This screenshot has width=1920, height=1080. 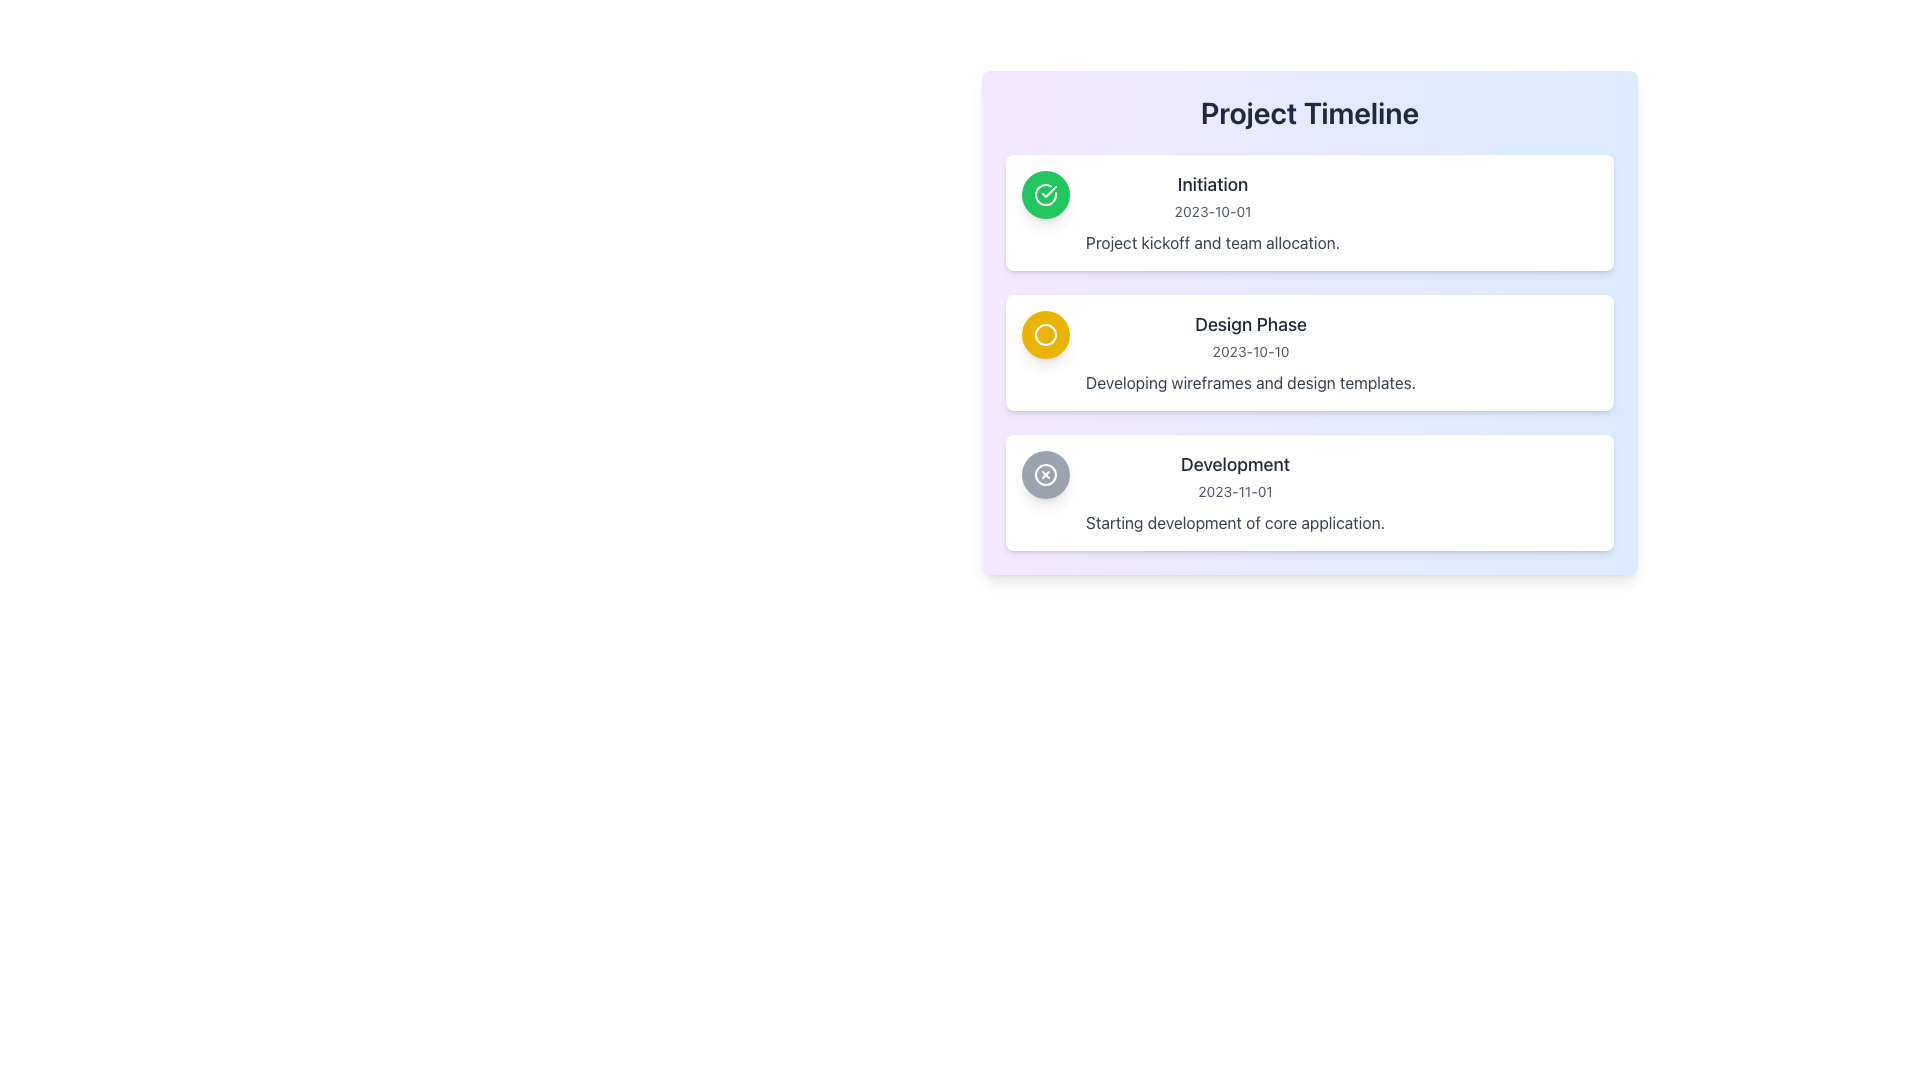 I want to click on the text label displaying the date '2023-10-10' in a small, gray font, which is located below the title 'Design Phase' on the card, so click(x=1250, y=350).